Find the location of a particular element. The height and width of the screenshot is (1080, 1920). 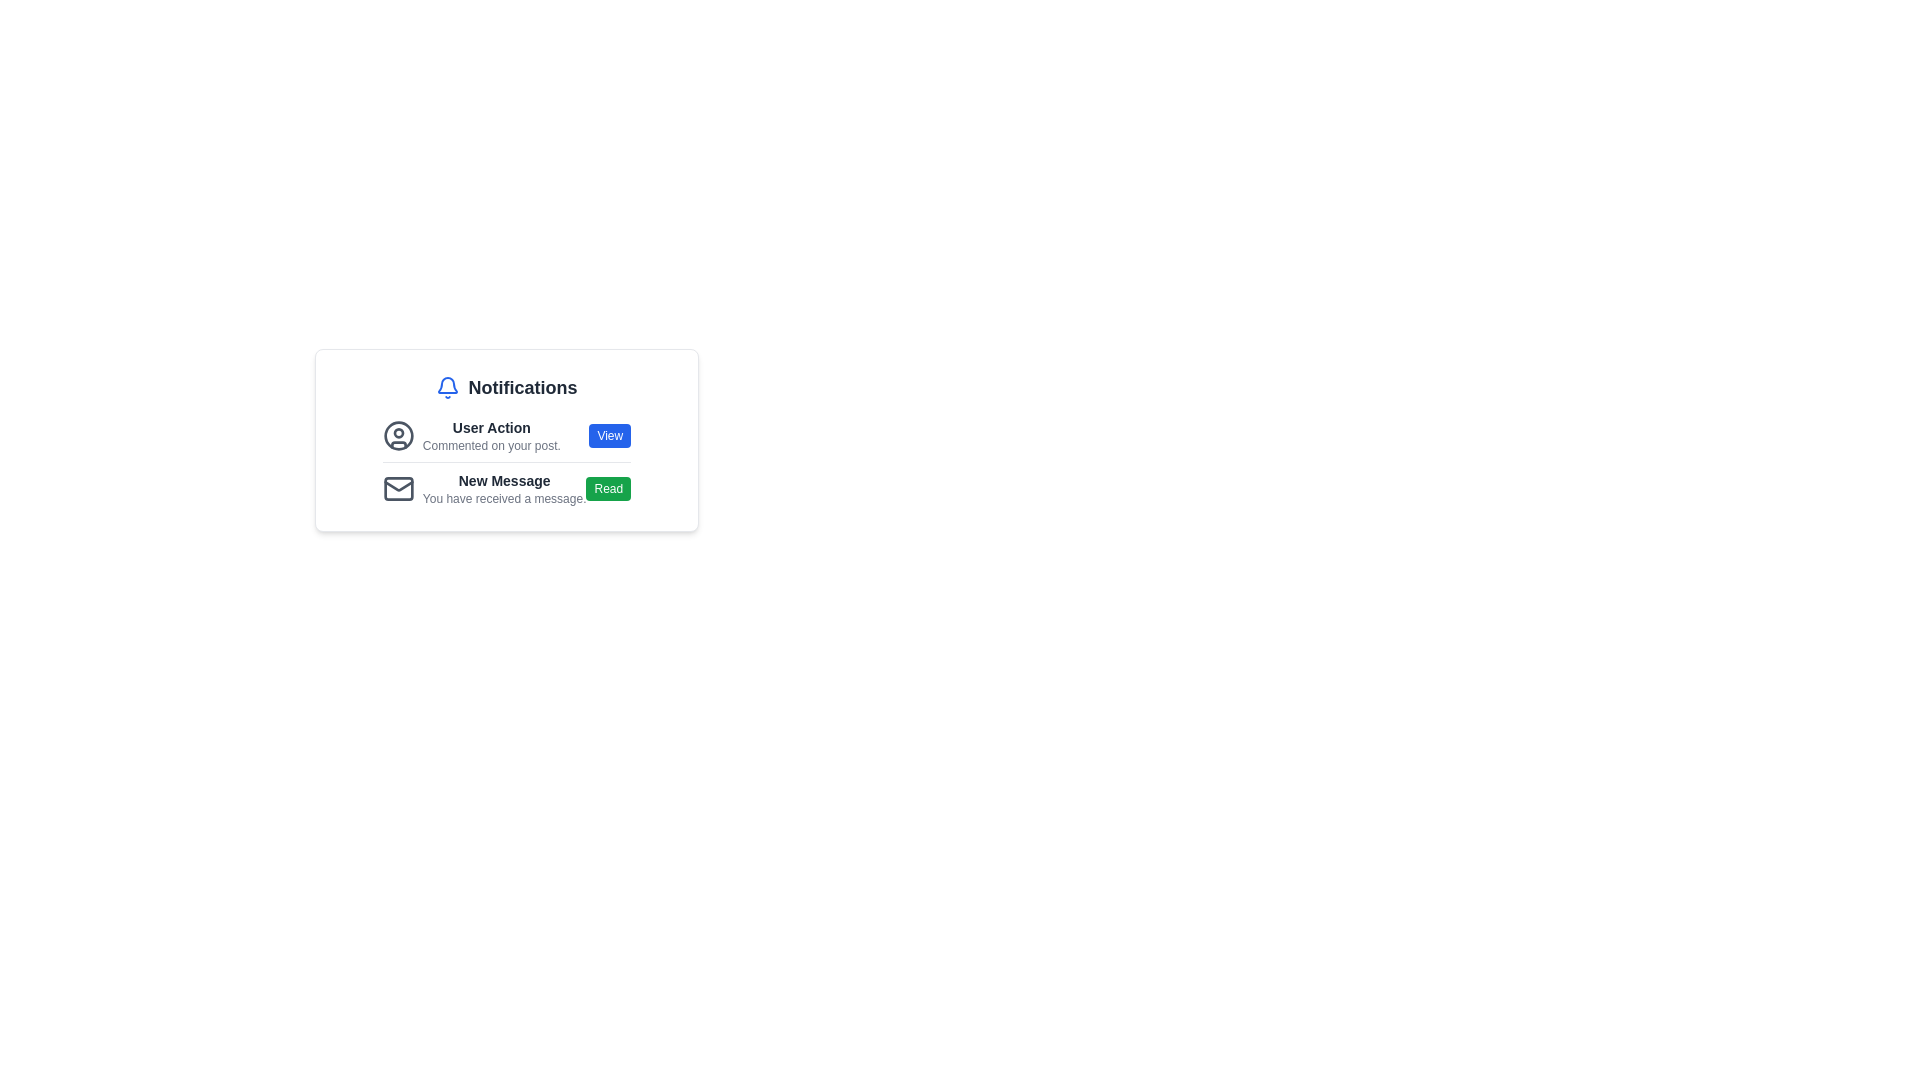

notification content in the first notification item below the 'Notifications' heading, which includes a message about a comment on a user's post and a 'View' button for navigation is located at coordinates (507, 434).